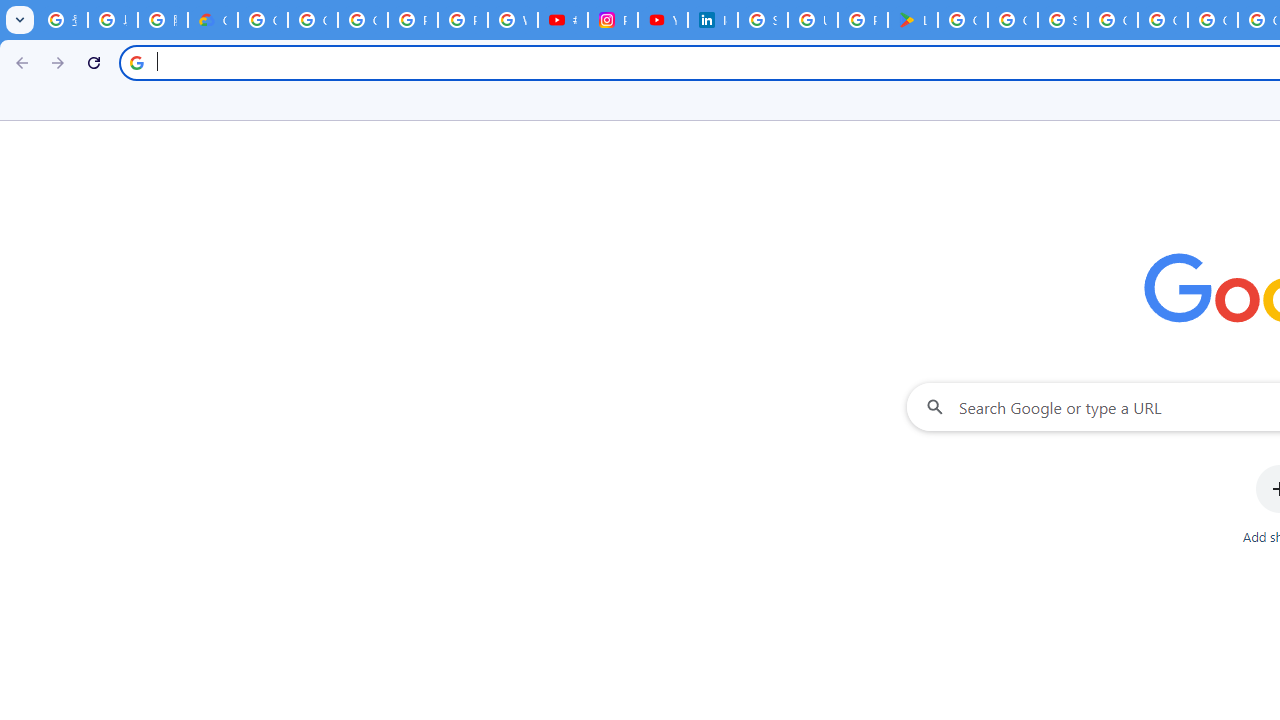  What do you see at coordinates (1062, 20) in the screenshot?
I see `'Sign in - Google Accounts'` at bounding box center [1062, 20].